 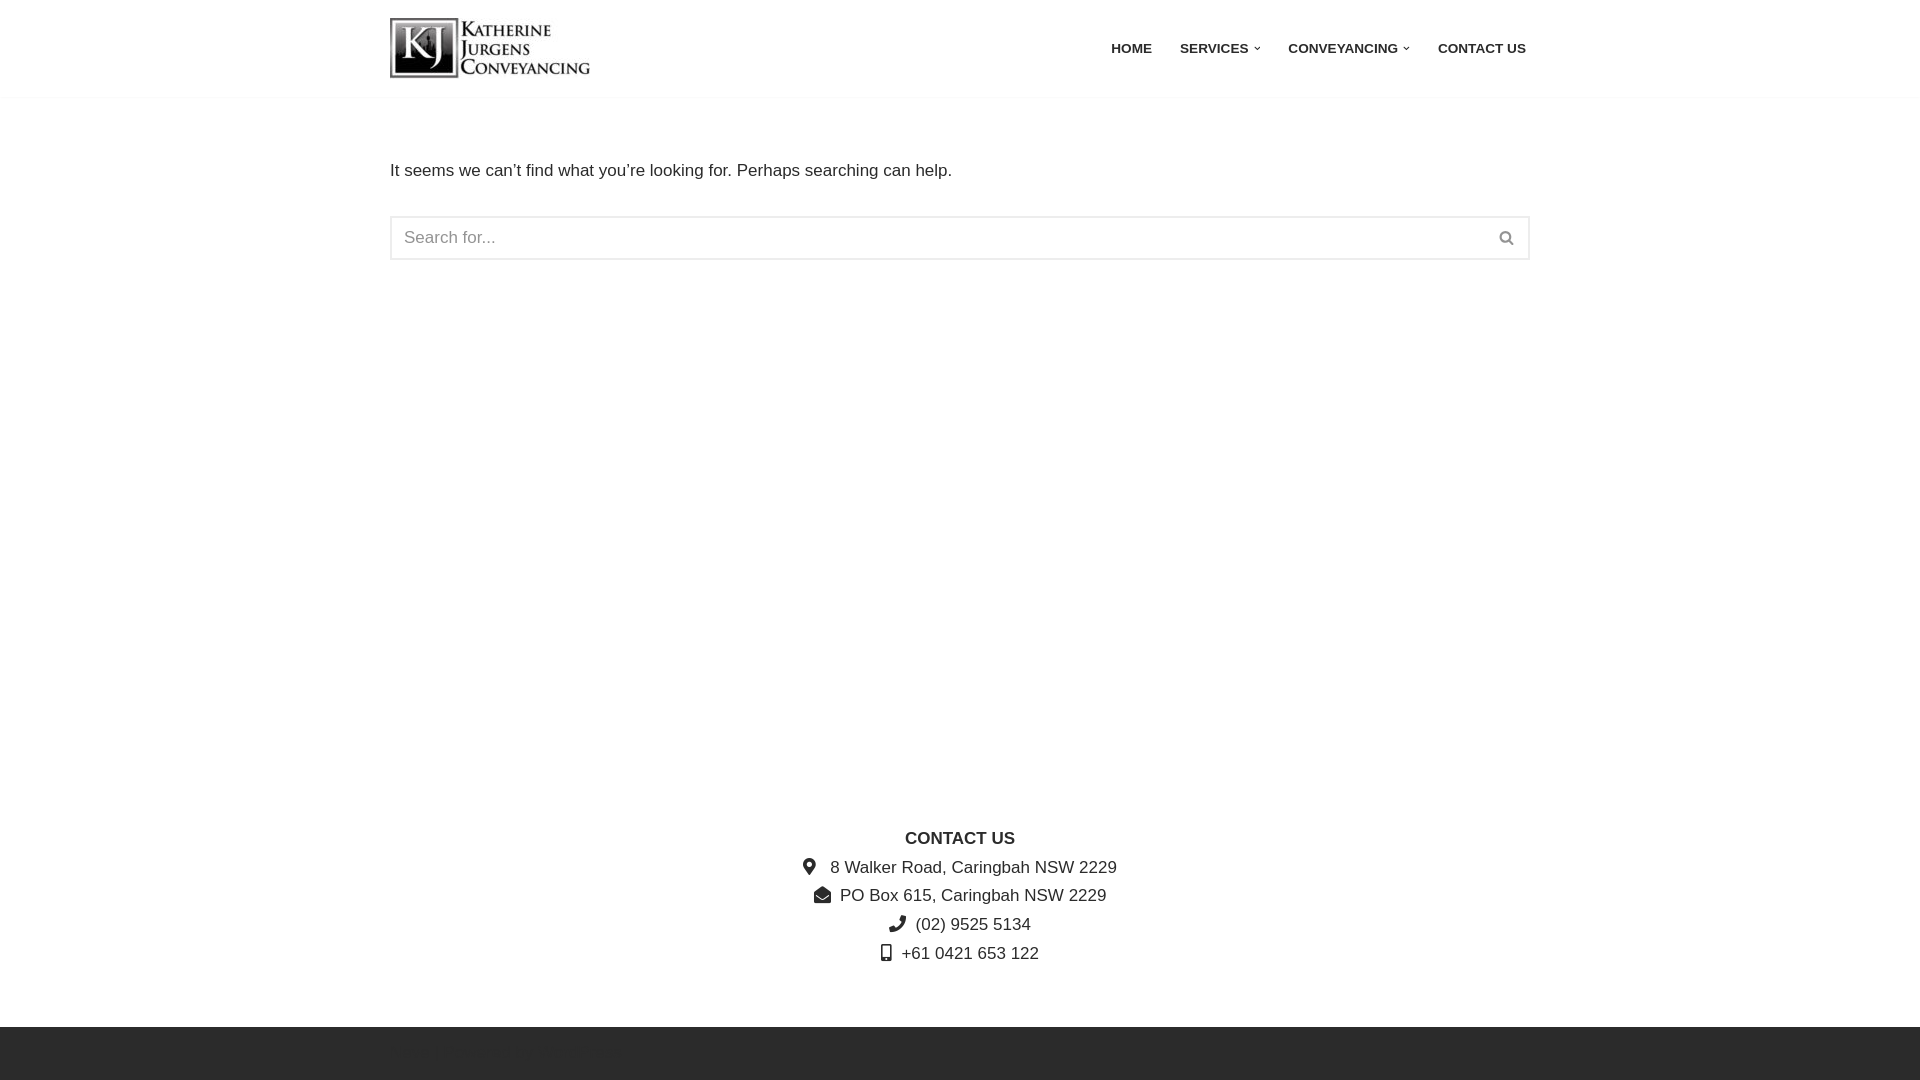 I want to click on 'Neve', so click(x=389, y=1051).